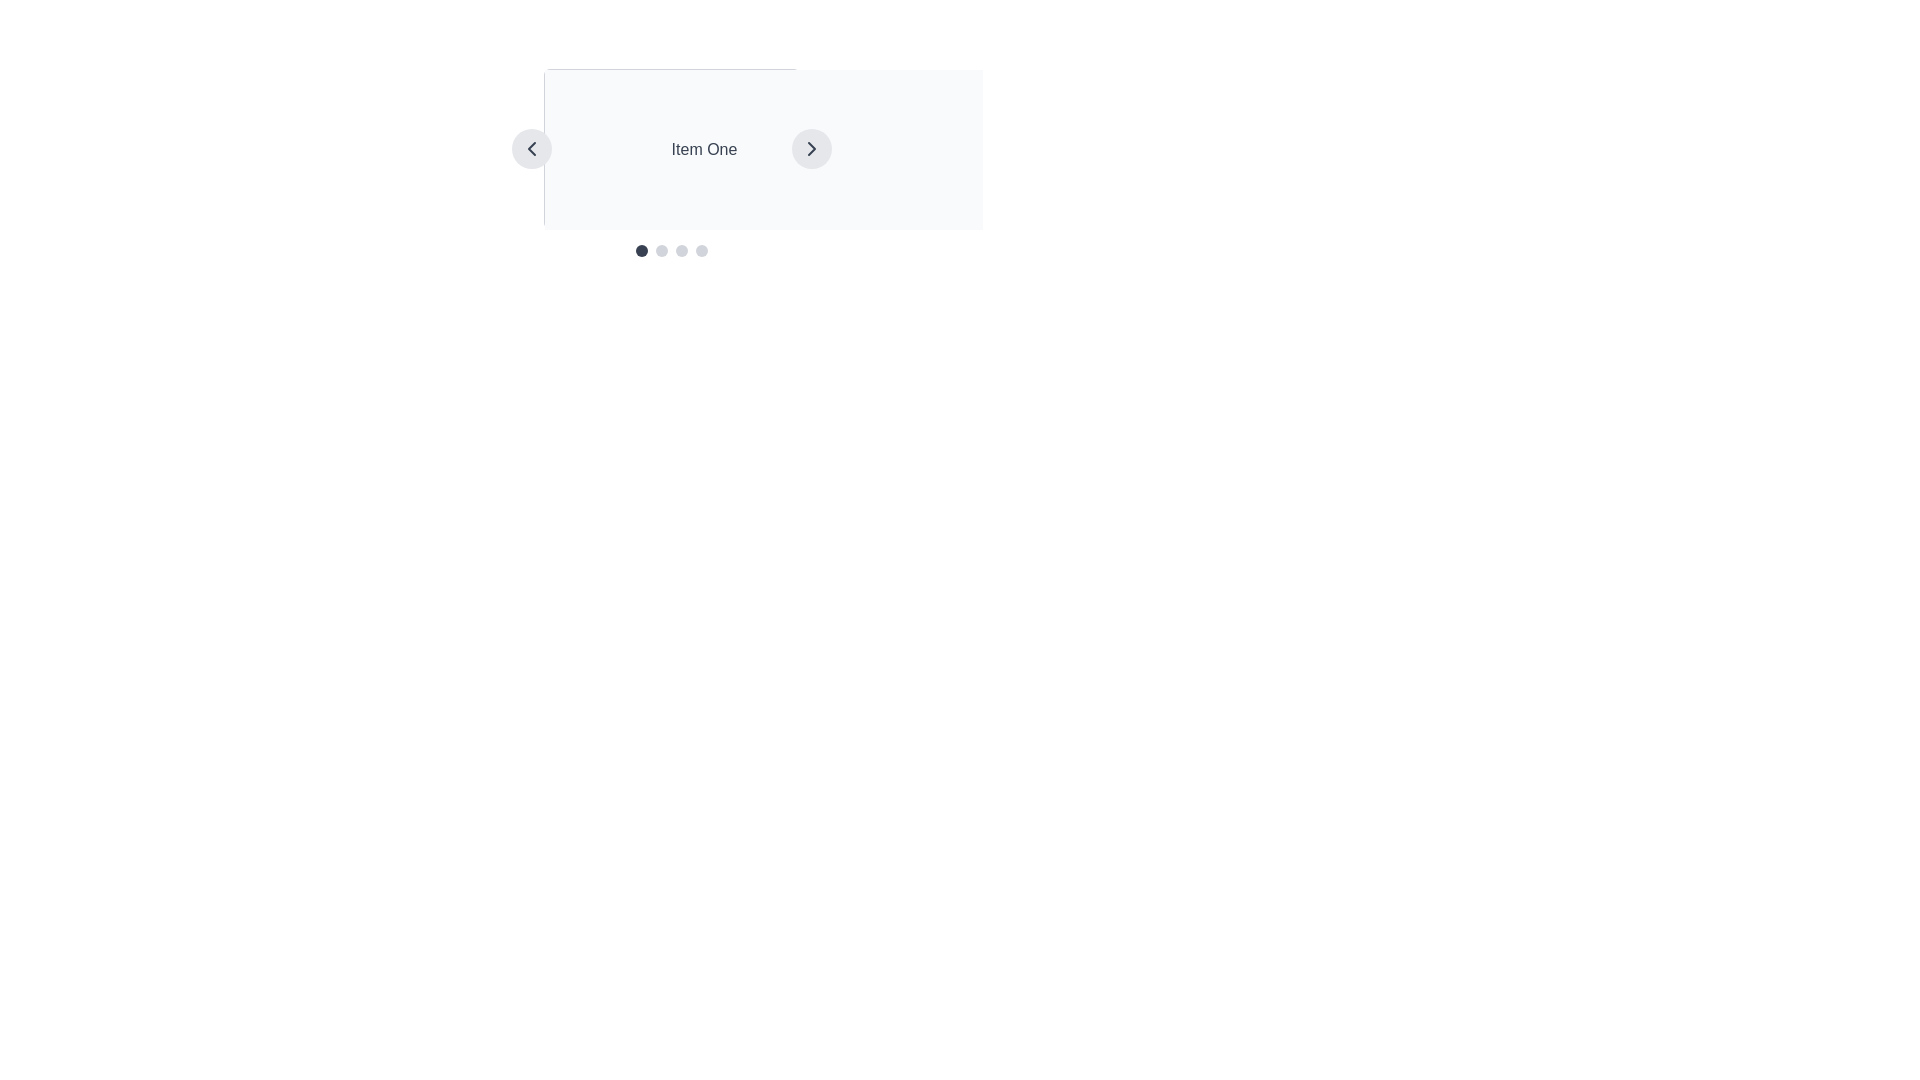  I want to click on the third circular pagination indicator, which has a light gray fill and is located below 'Item One', so click(681, 249).